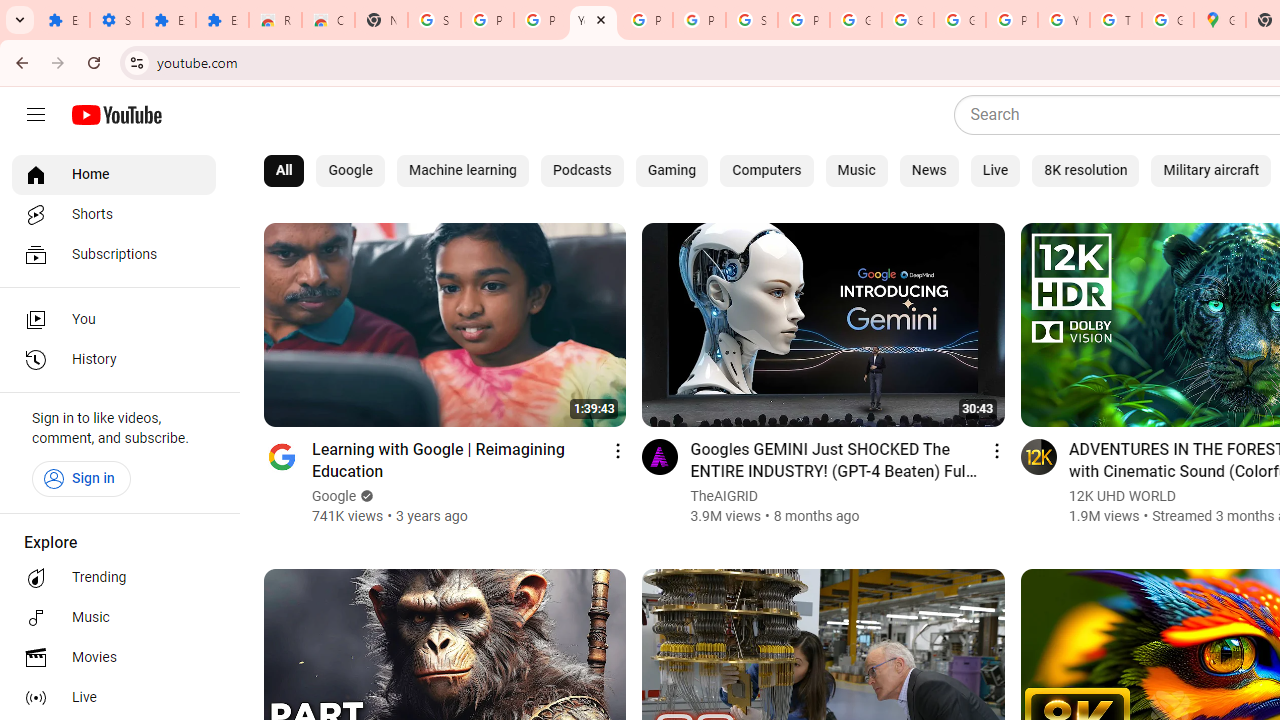 The image size is (1280, 720). What do you see at coordinates (433, 20) in the screenshot?
I see `'Sign in - Google Accounts'` at bounding box center [433, 20].